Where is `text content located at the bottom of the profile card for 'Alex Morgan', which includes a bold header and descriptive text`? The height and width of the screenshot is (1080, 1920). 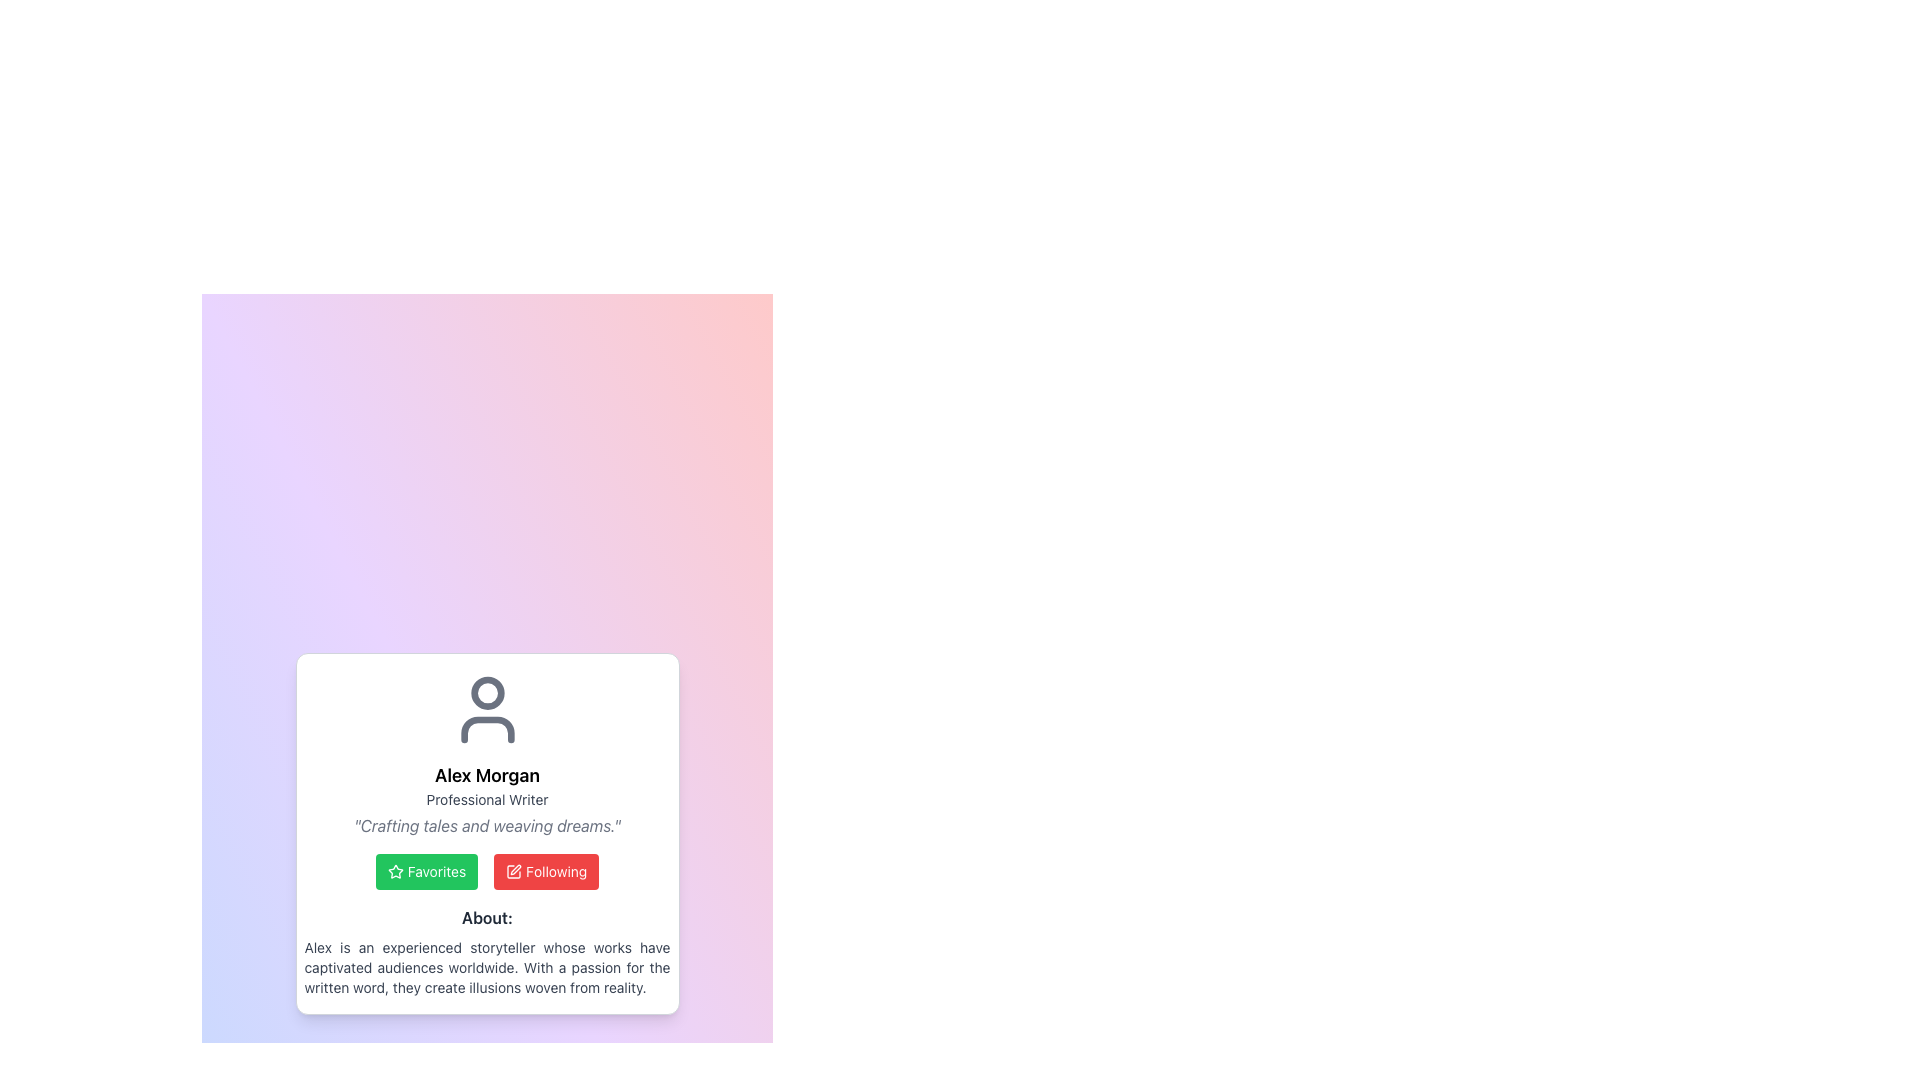
text content located at the bottom of the profile card for 'Alex Morgan', which includes a bold header and descriptive text is located at coordinates (487, 951).